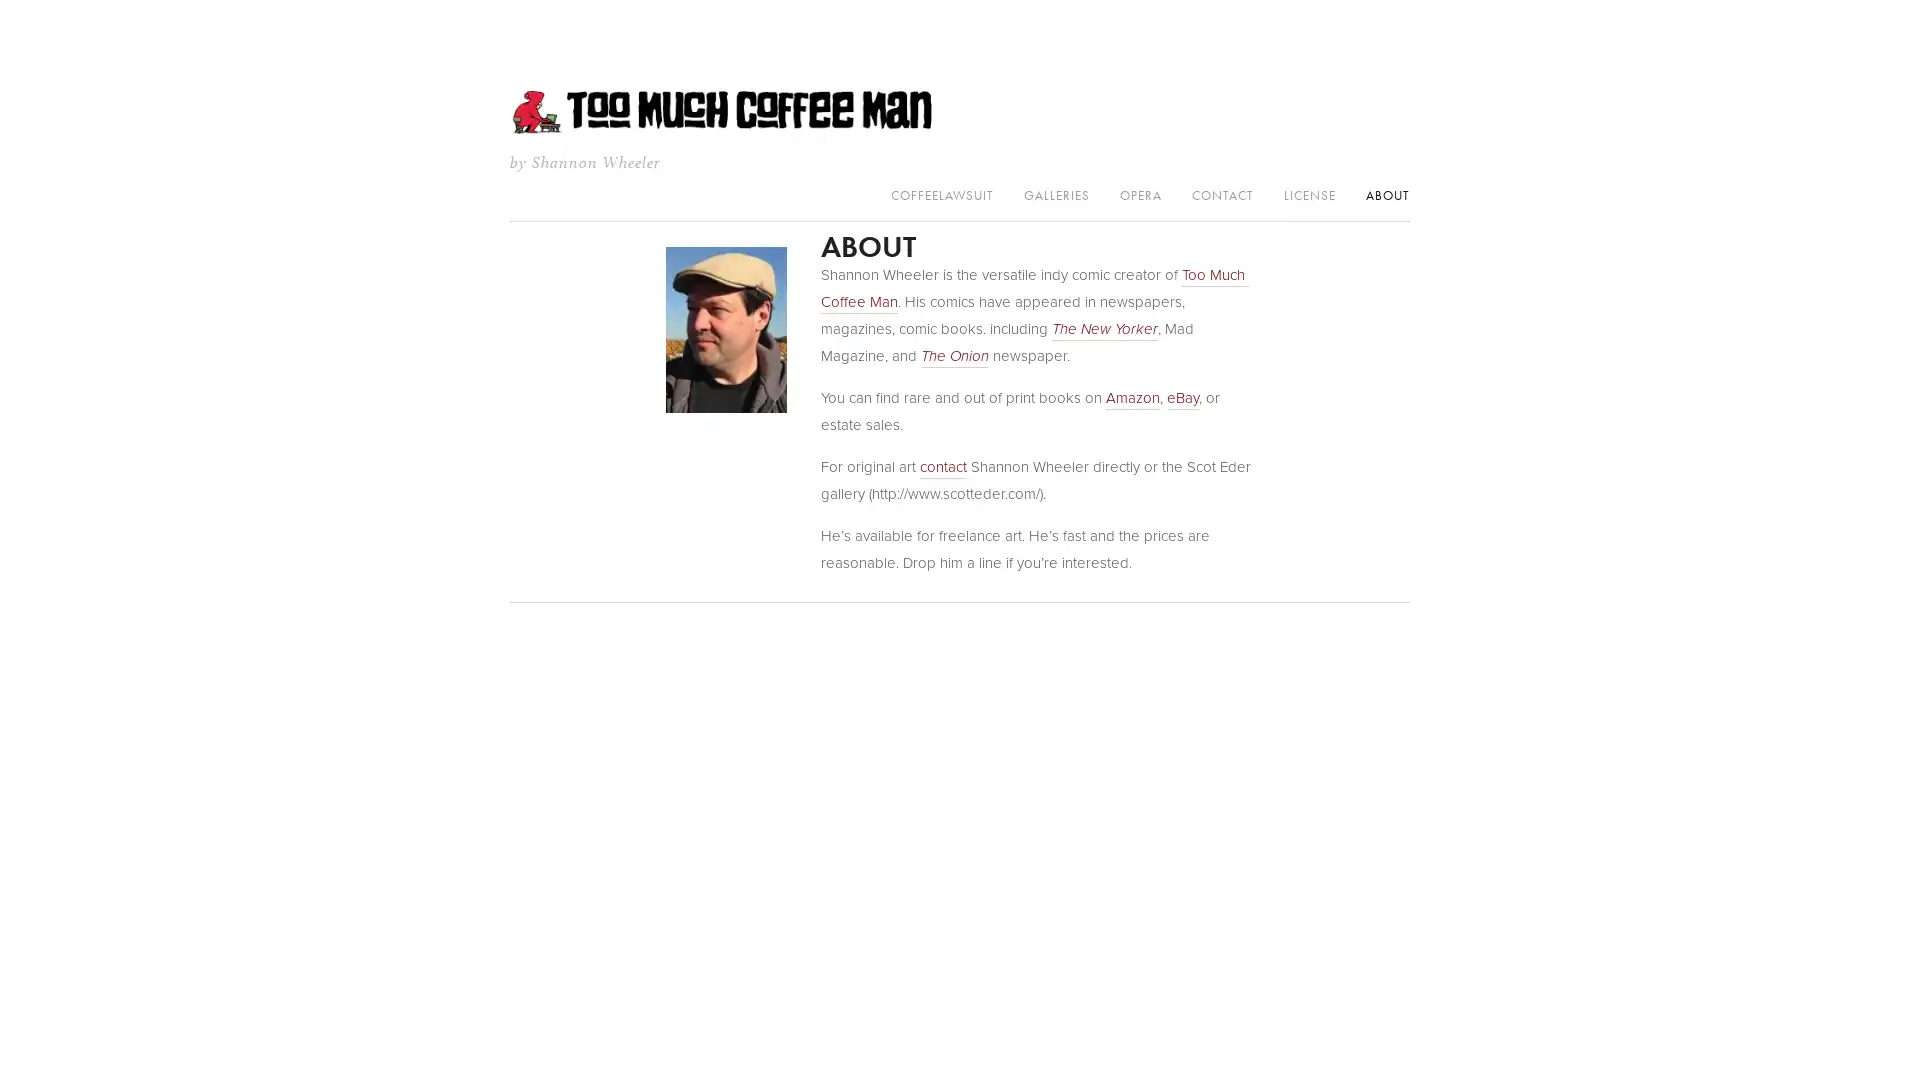  I want to click on View fullsize Shannon Wheeler Author Photo.jpg, so click(724, 329).